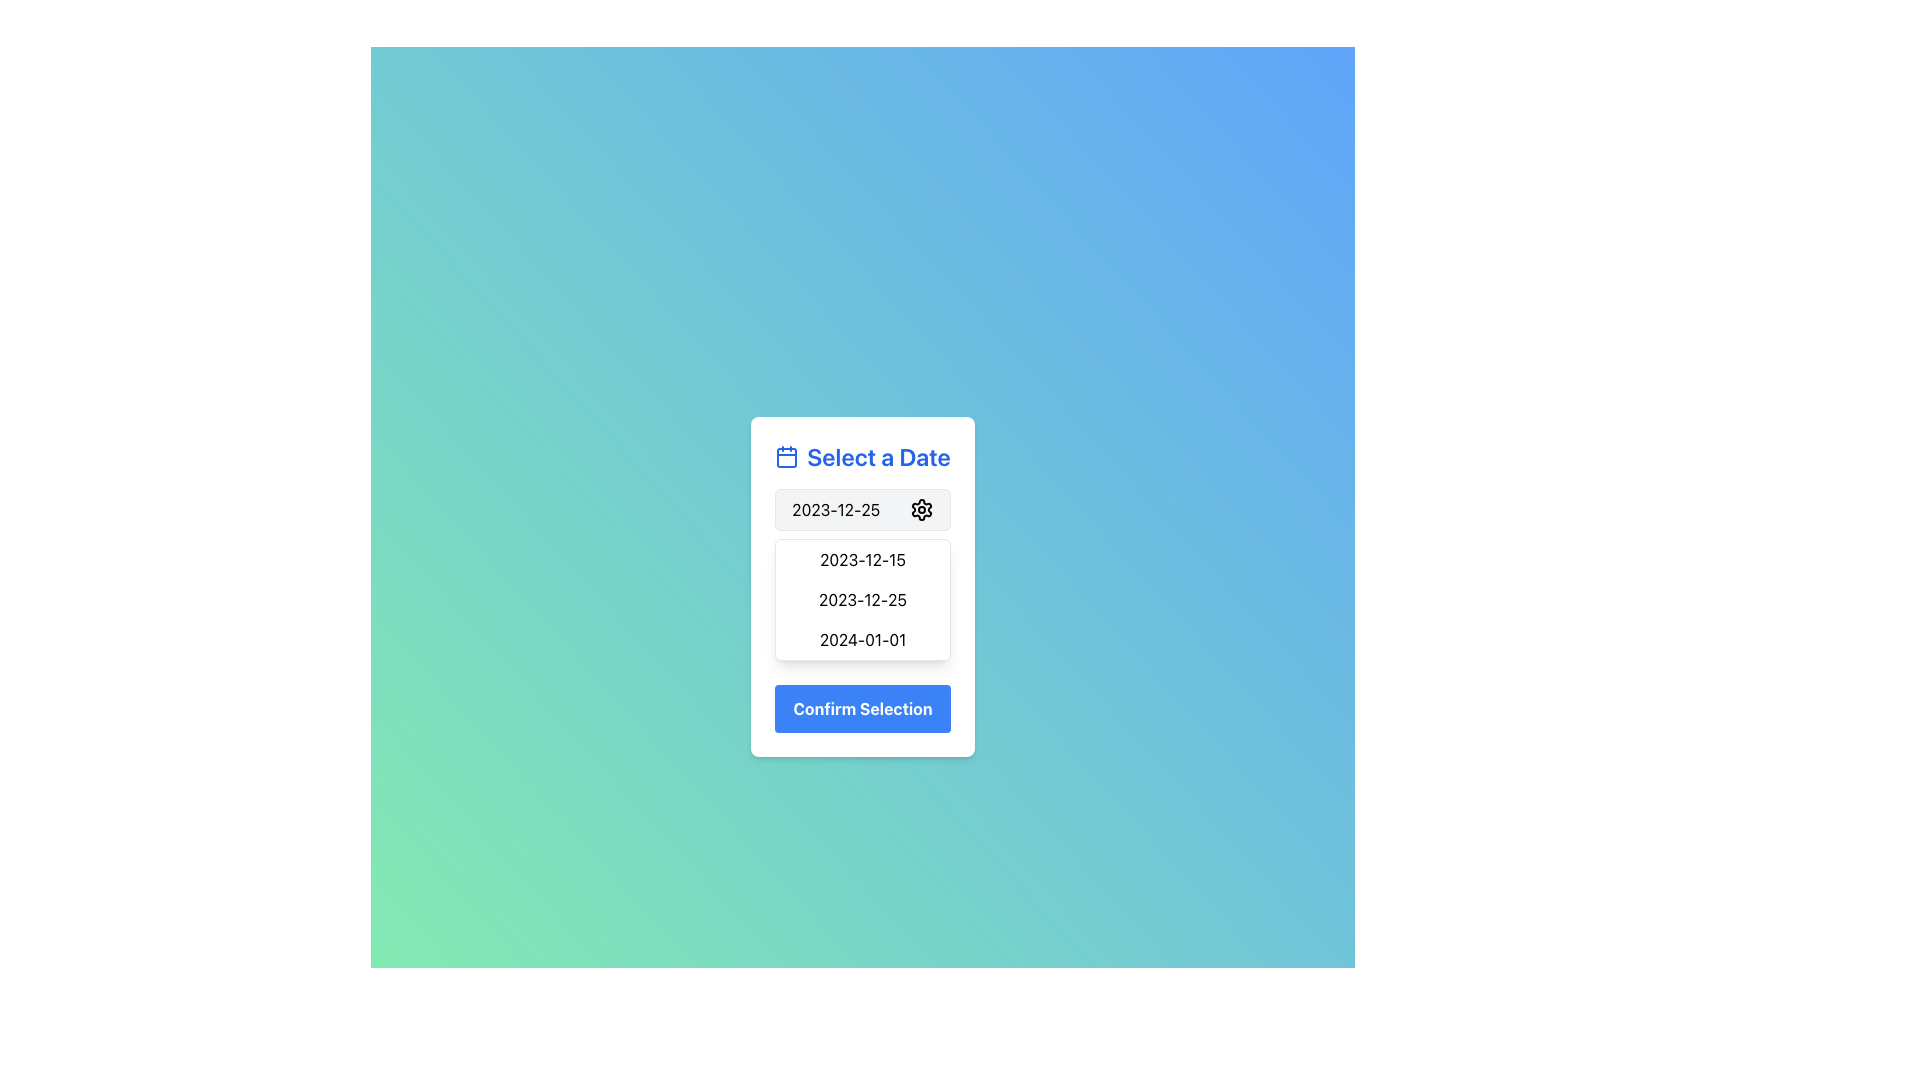 The image size is (1920, 1080). What do you see at coordinates (863, 585) in the screenshot?
I see `the dropdown menu for date selection located below the currently selected date field in the date selection modal` at bounding box center [863, 585].